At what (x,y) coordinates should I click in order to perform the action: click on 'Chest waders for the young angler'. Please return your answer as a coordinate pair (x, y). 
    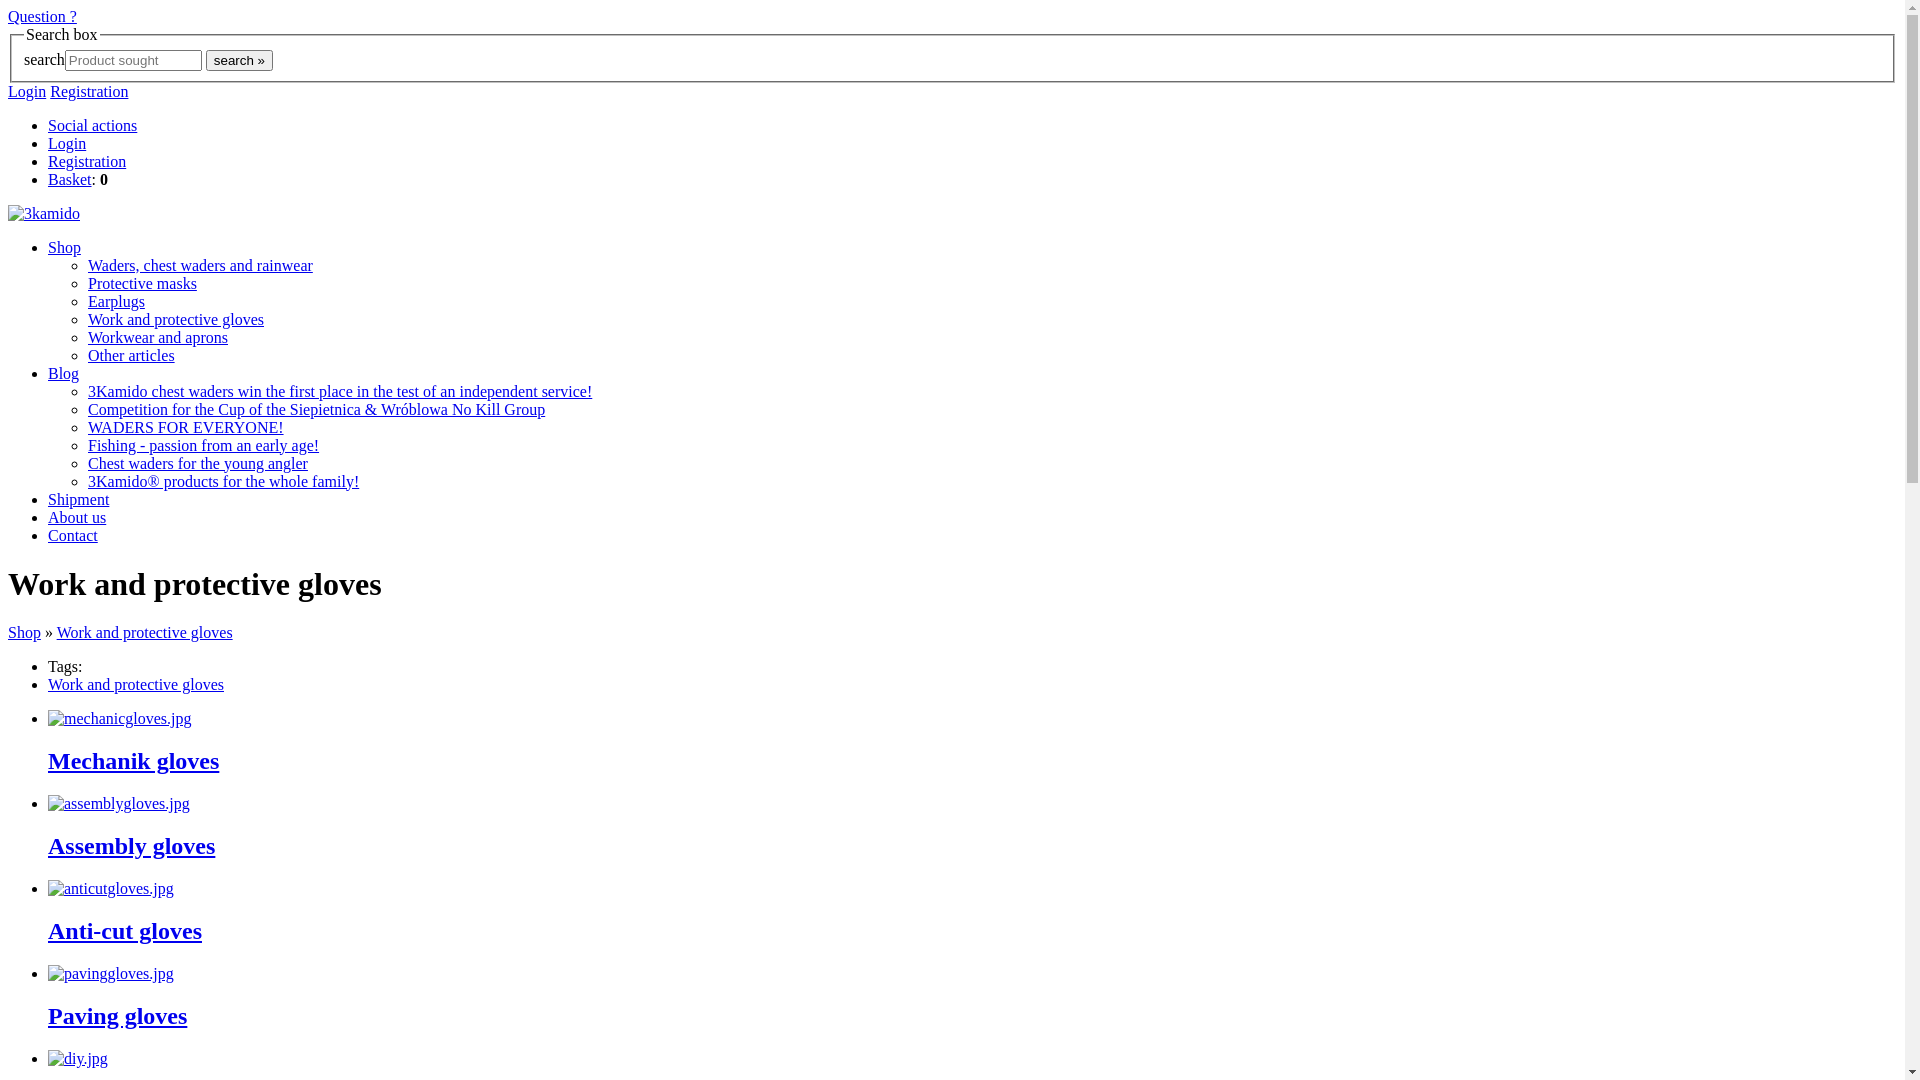
    Looking at the image, I should click on (197, 463).